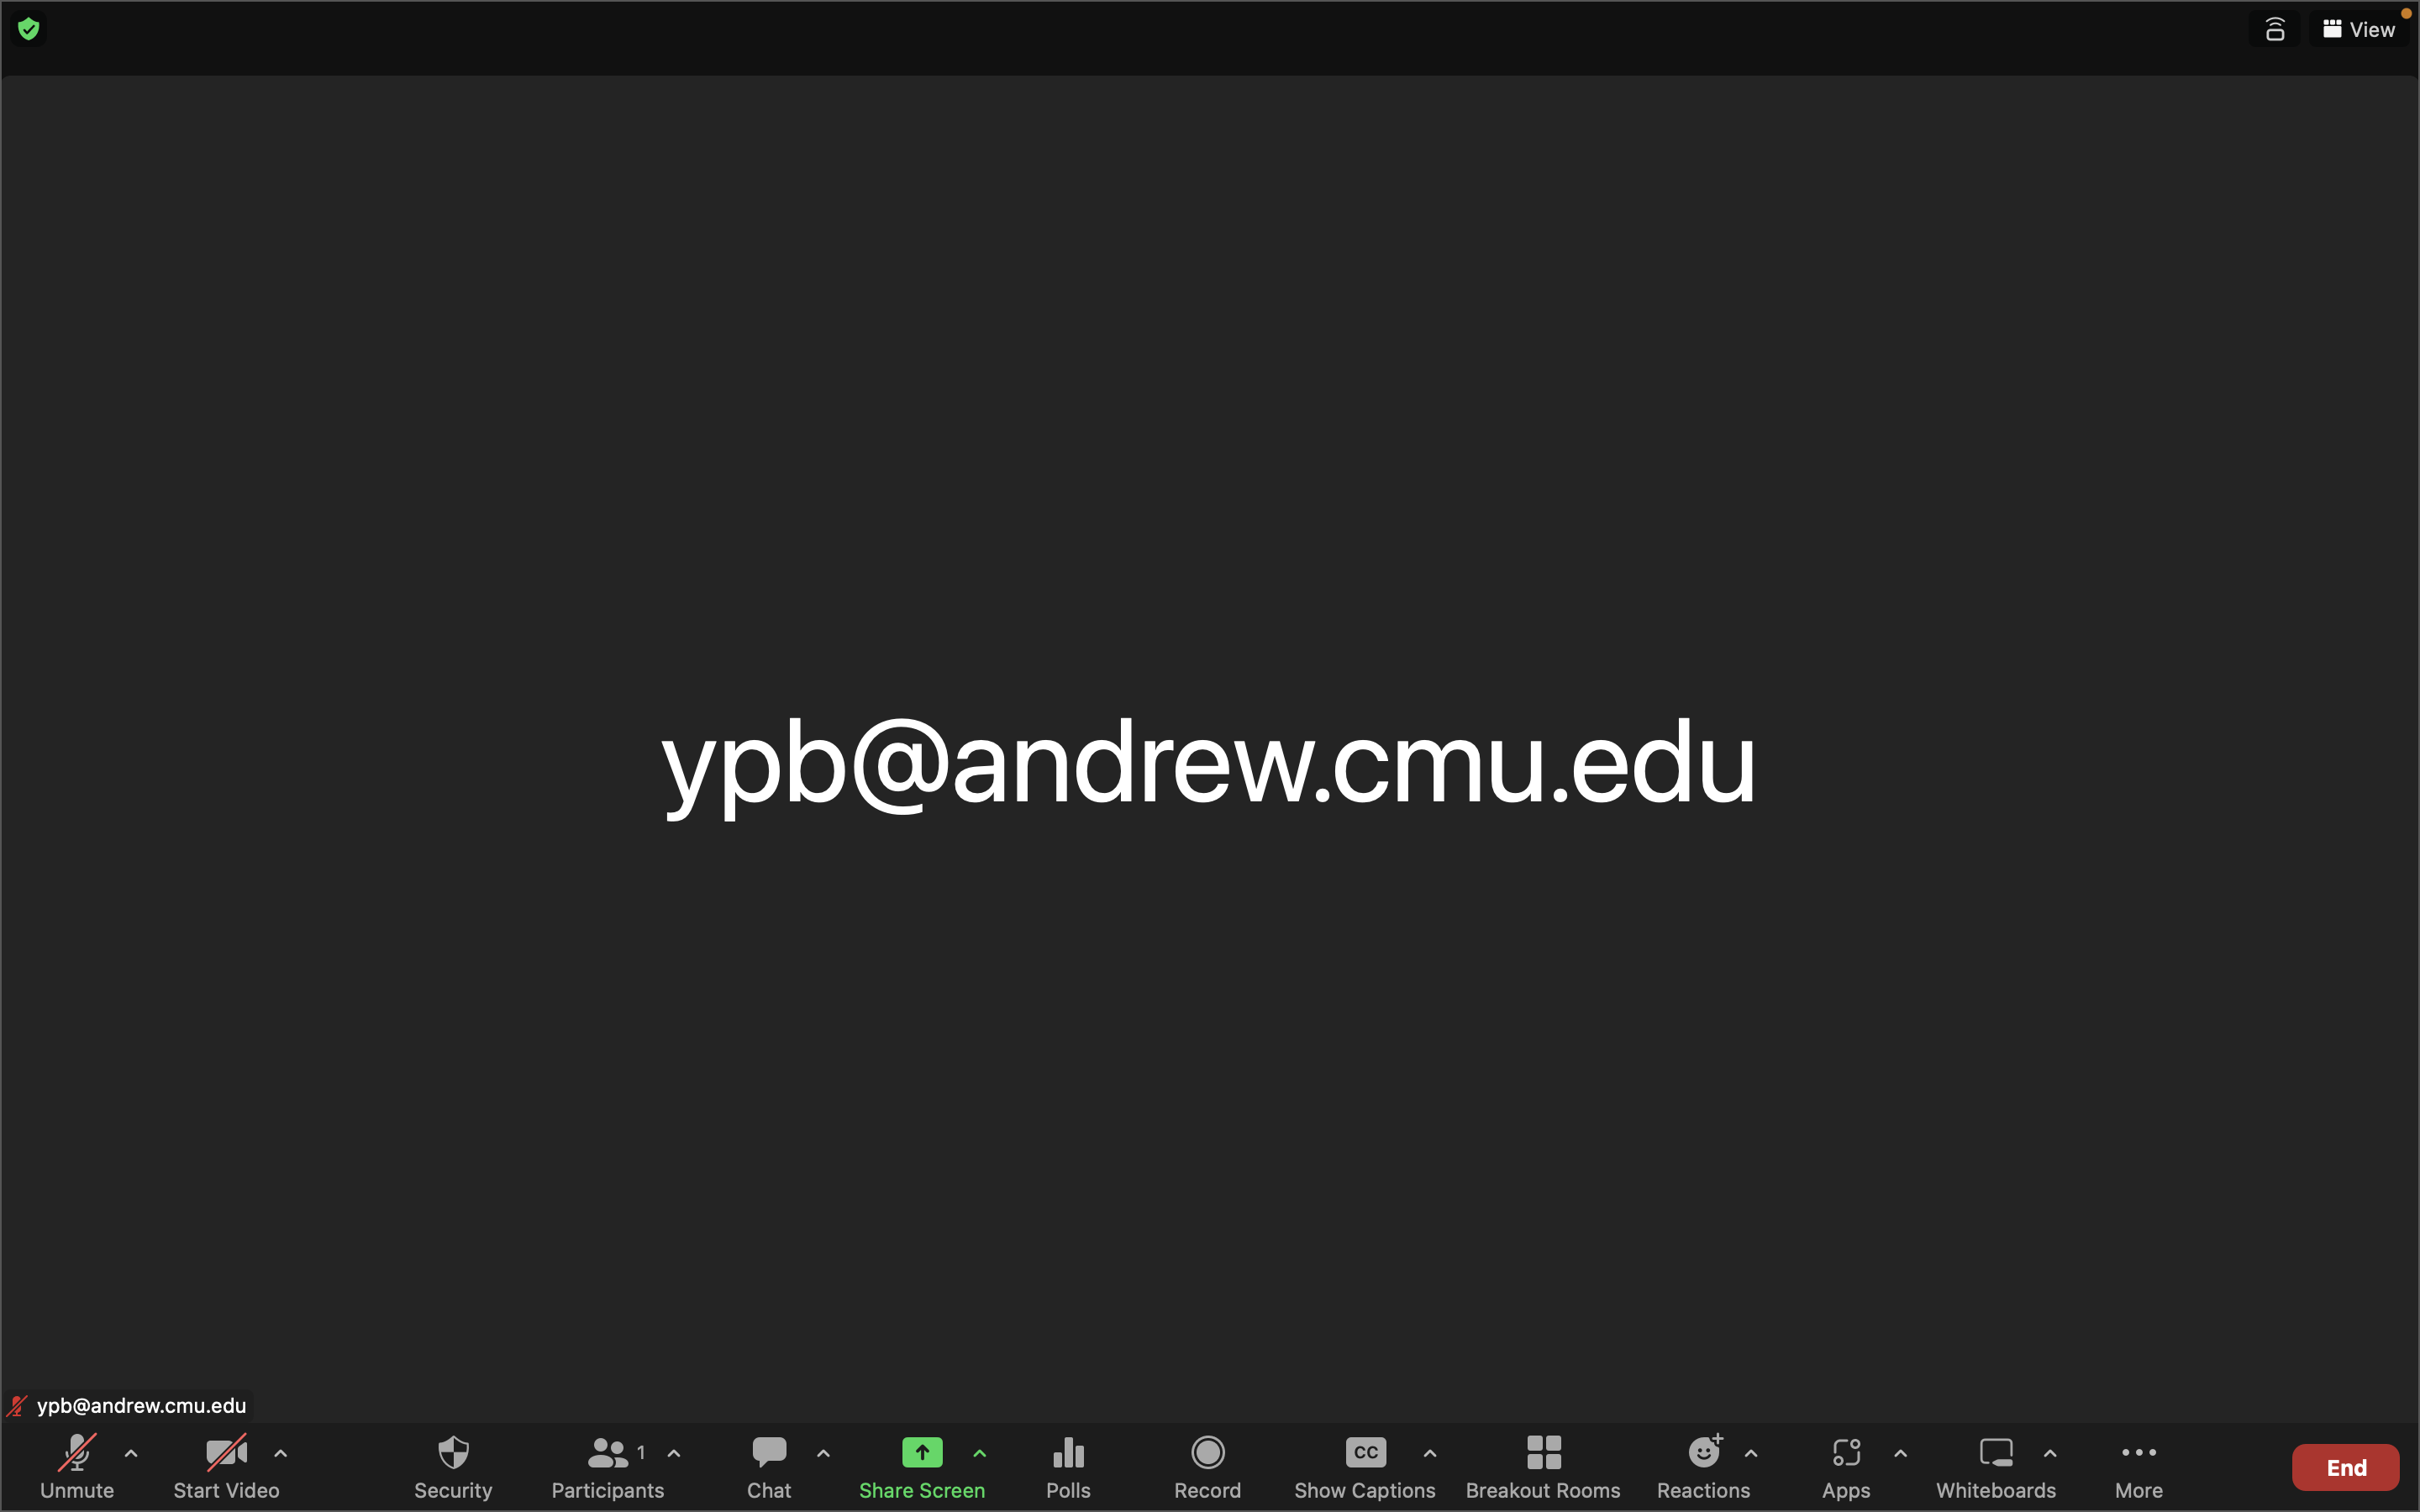  I want to click on the security options, so click(452, 1465).